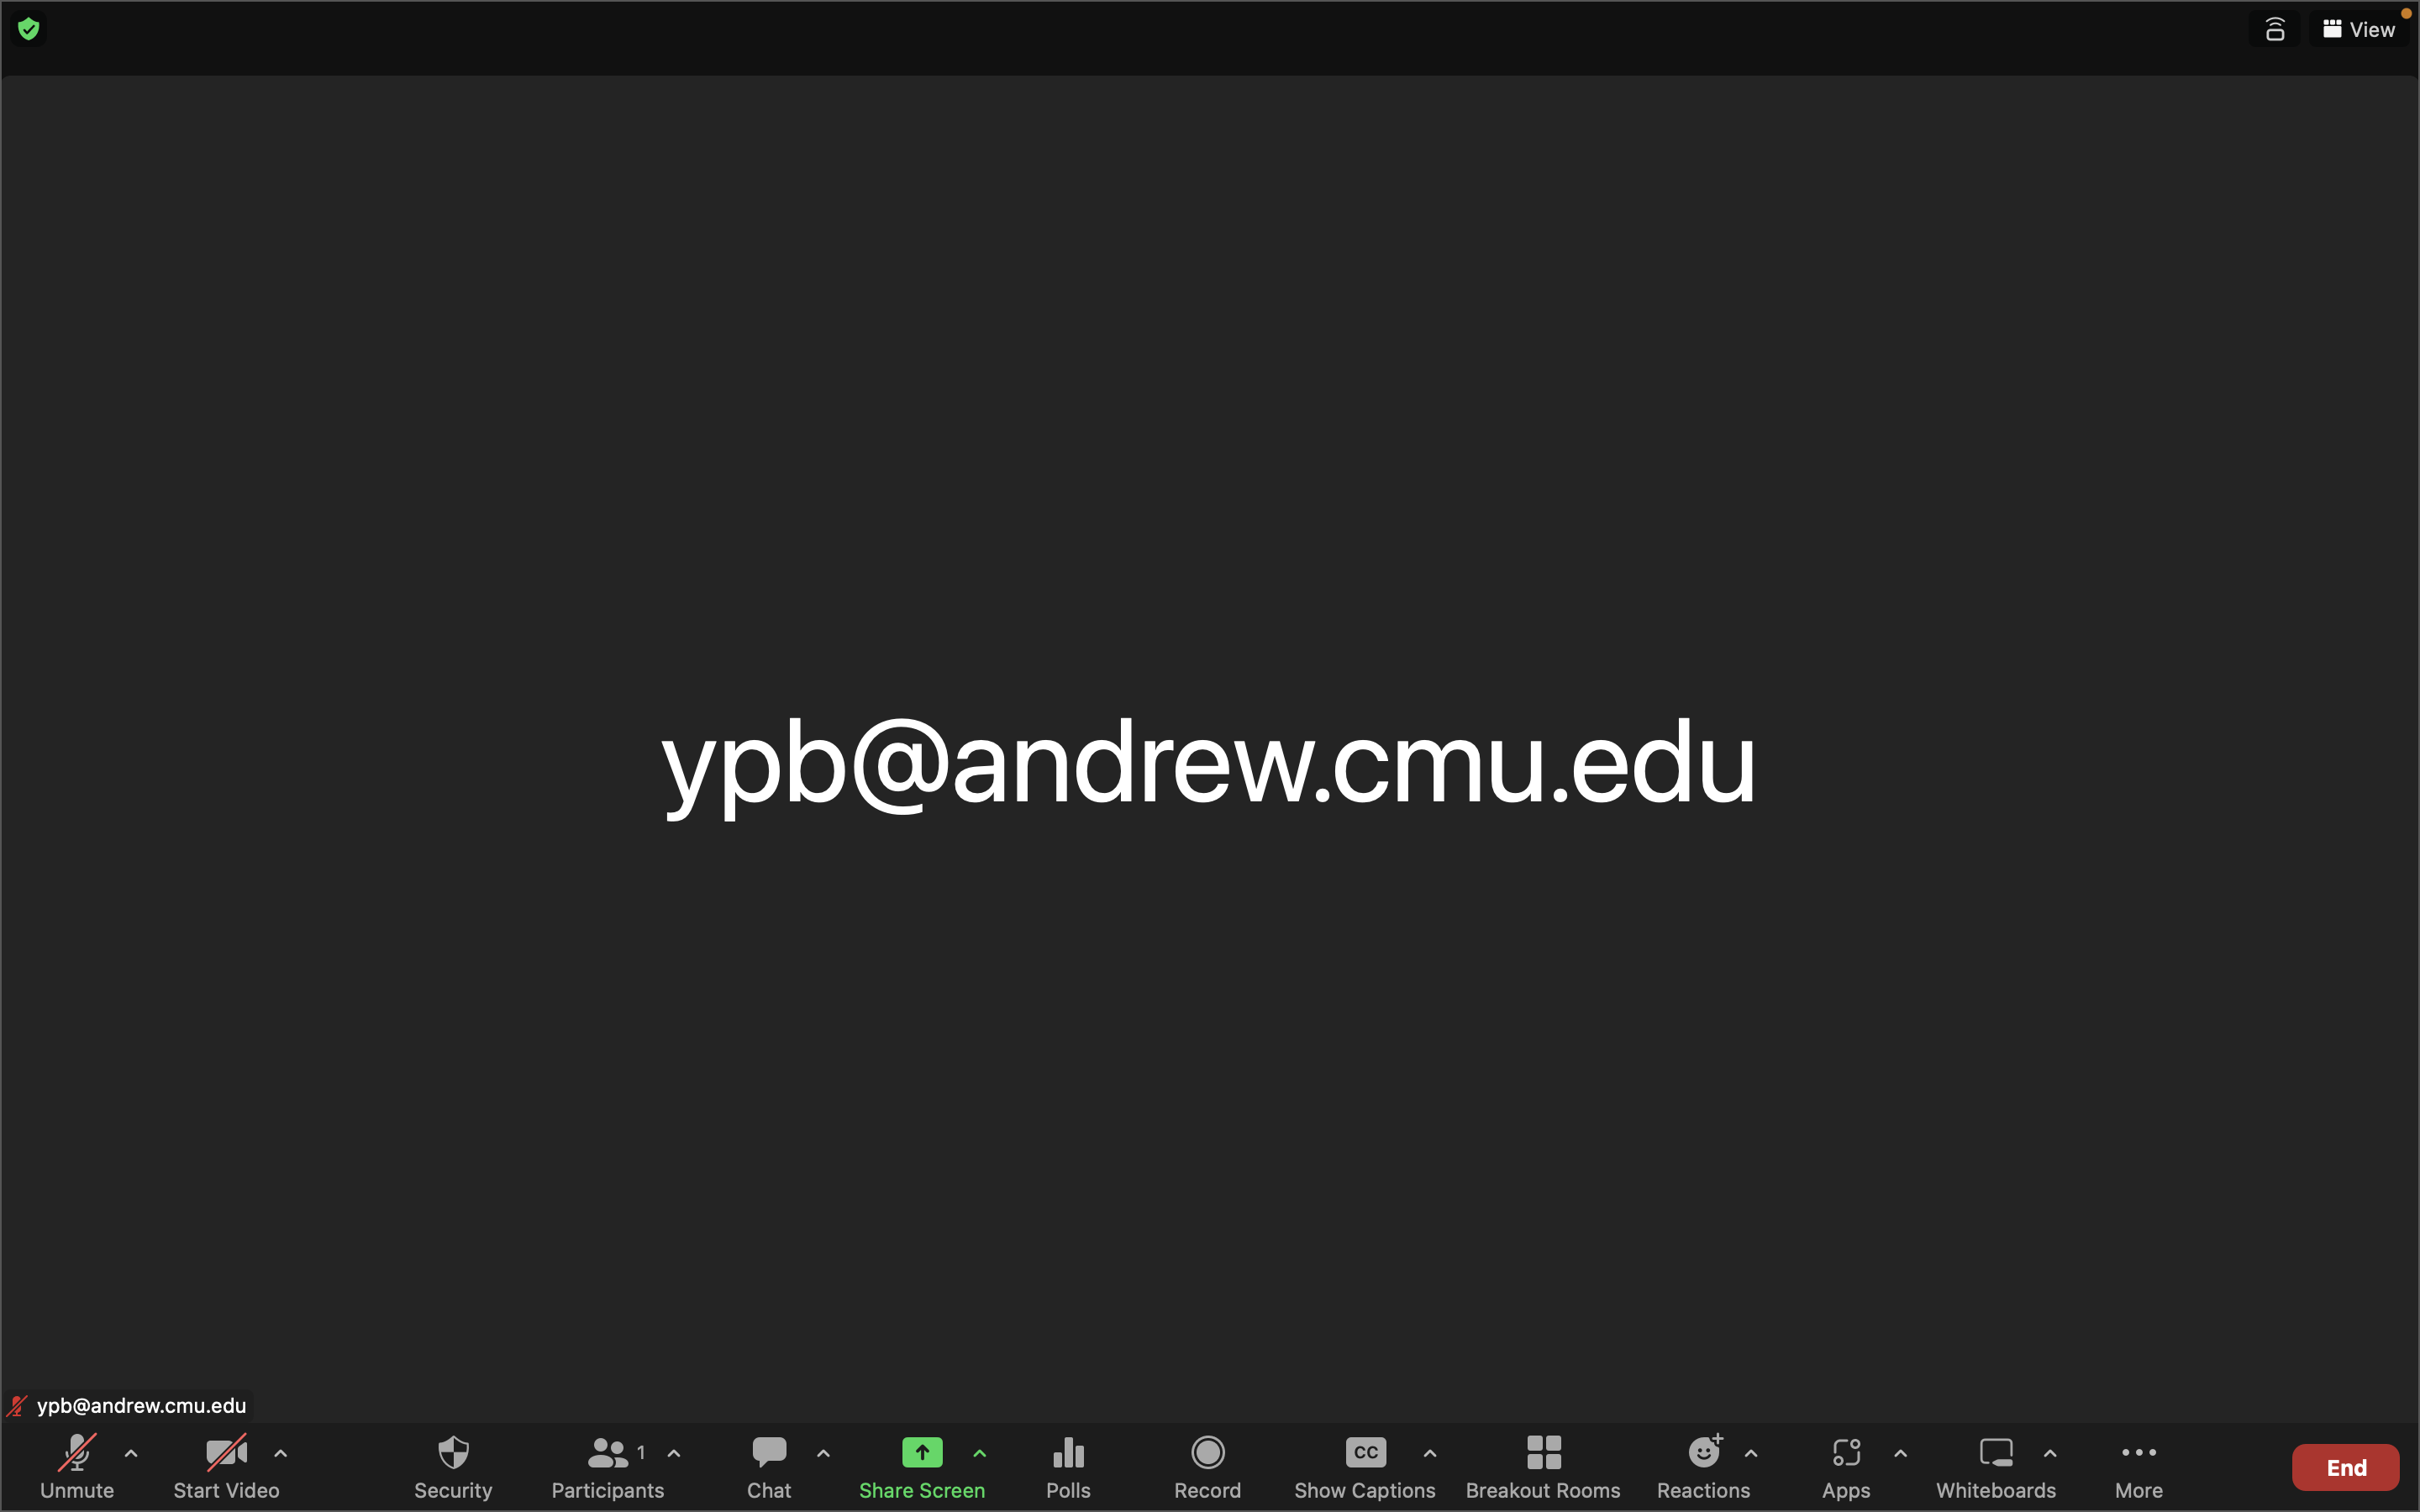  I want to click on the security options, so click(452, 1465).